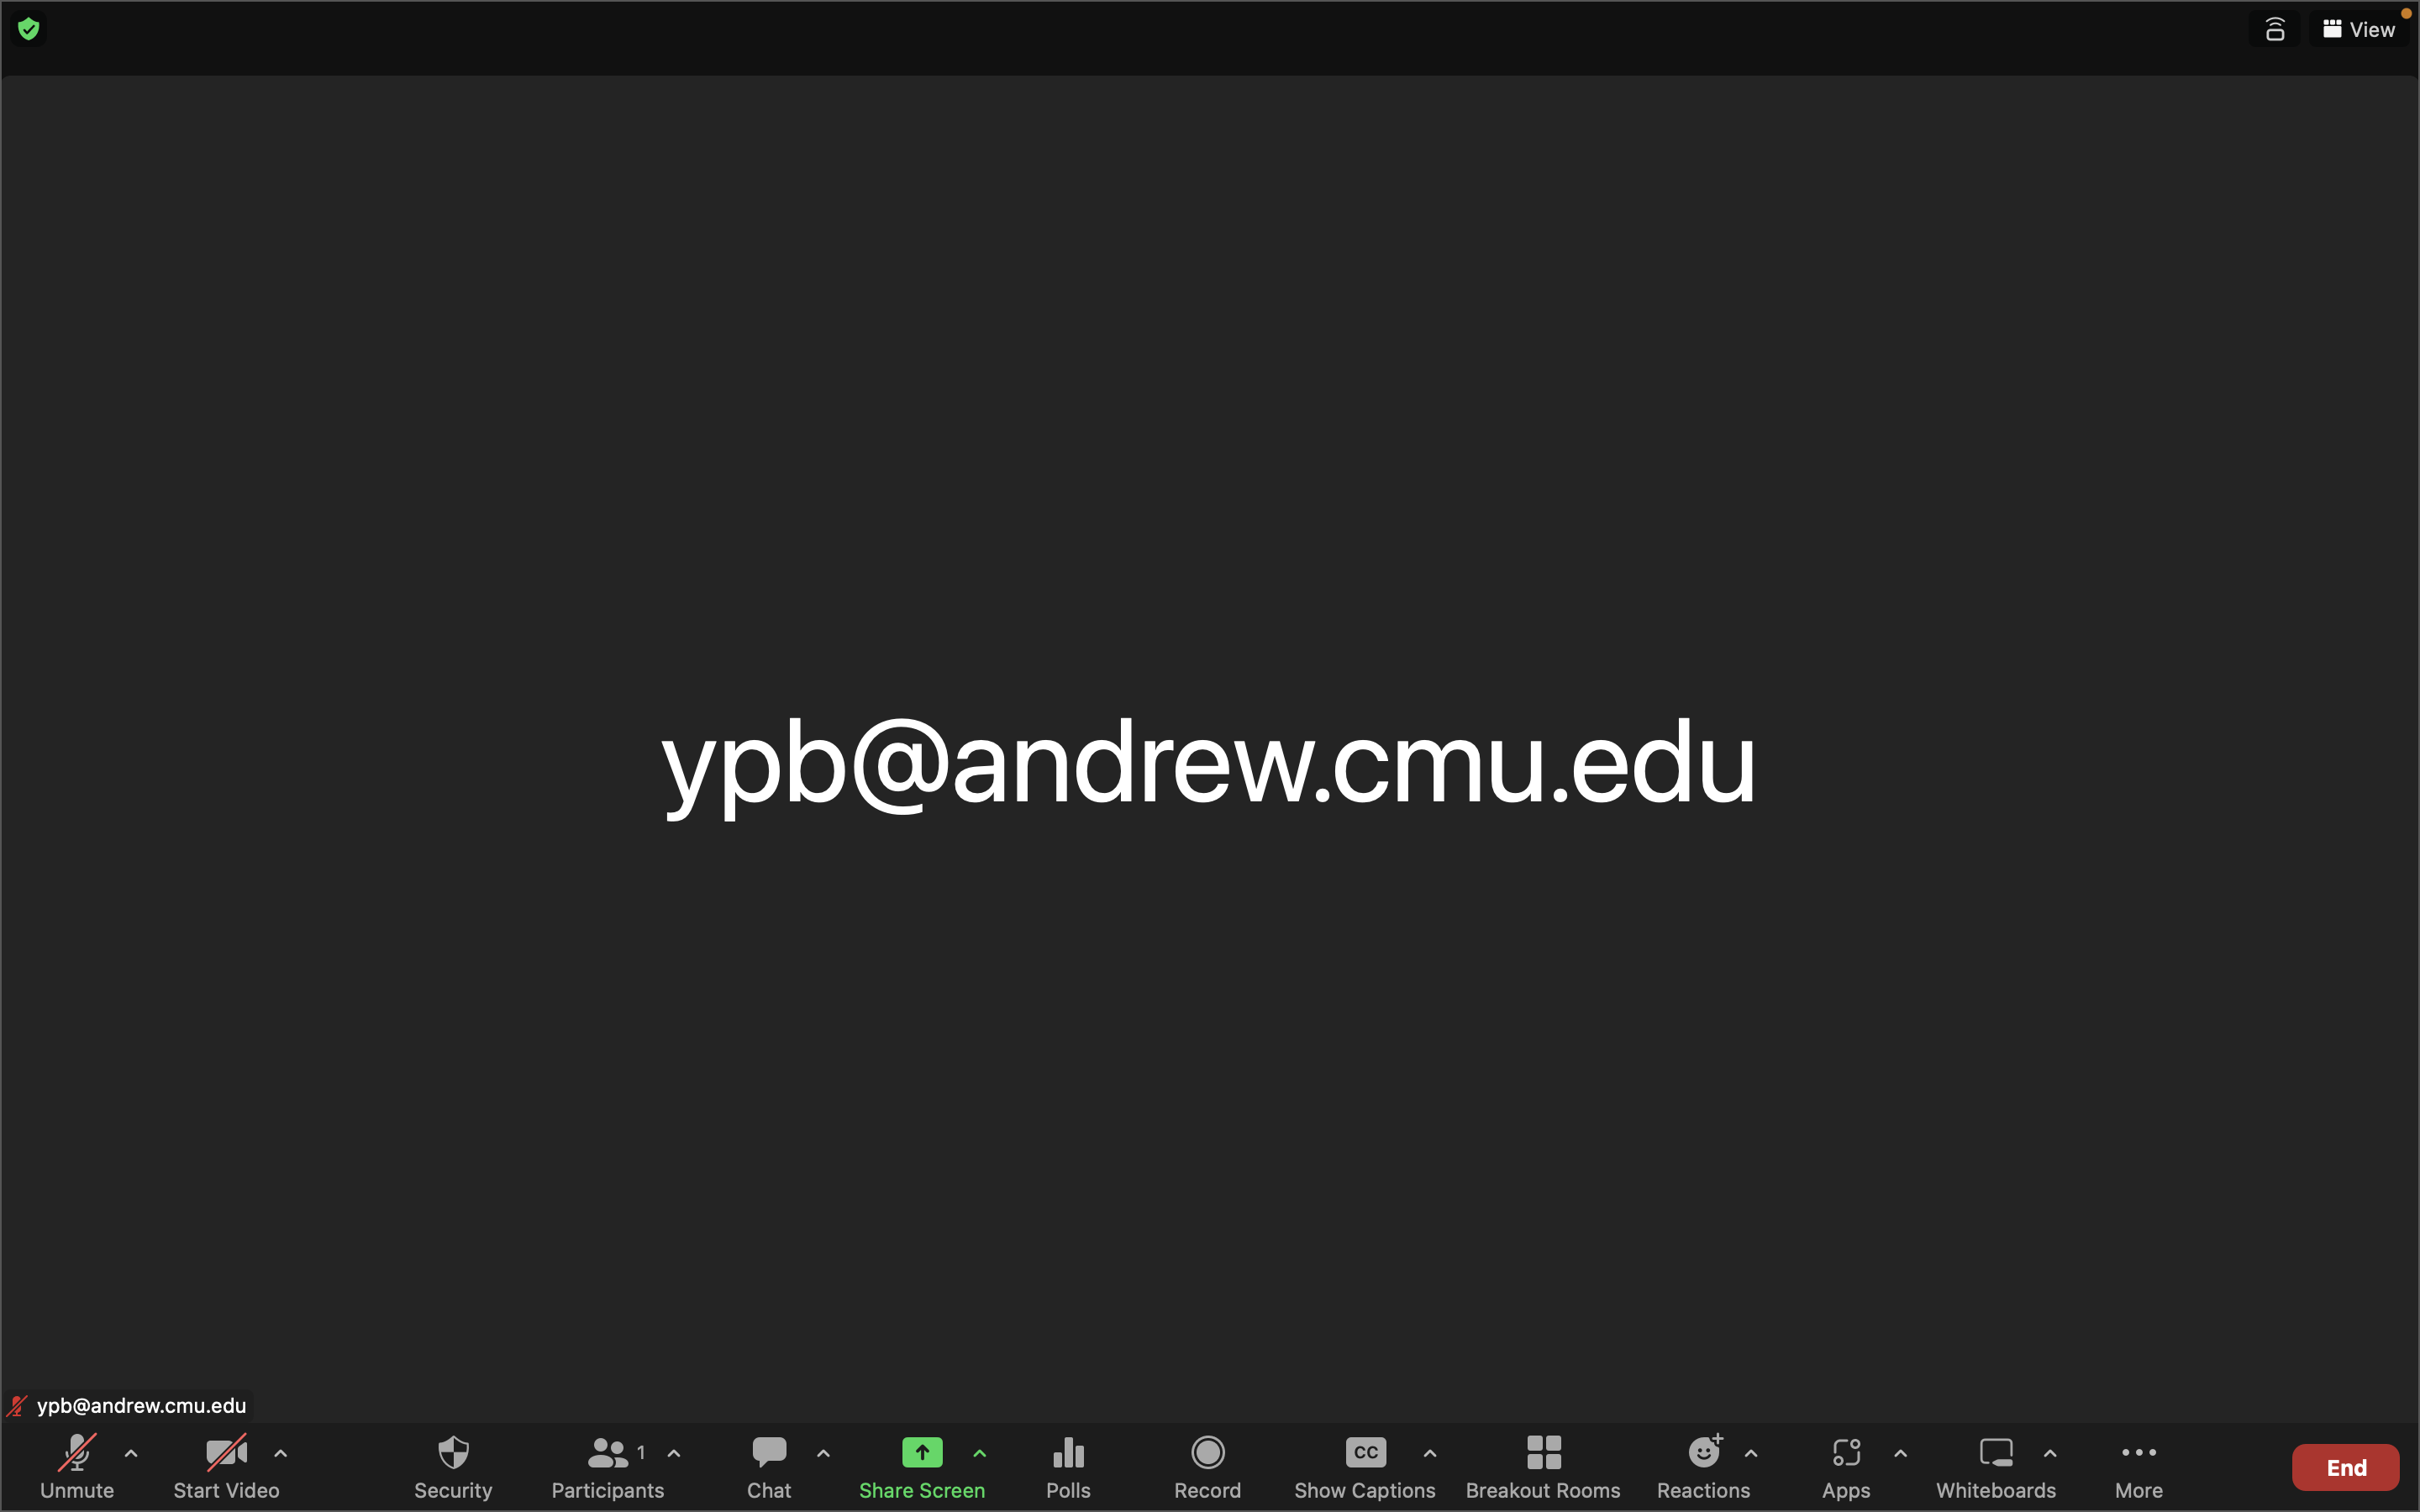  I want to click on the security options, so click(452, 1465).